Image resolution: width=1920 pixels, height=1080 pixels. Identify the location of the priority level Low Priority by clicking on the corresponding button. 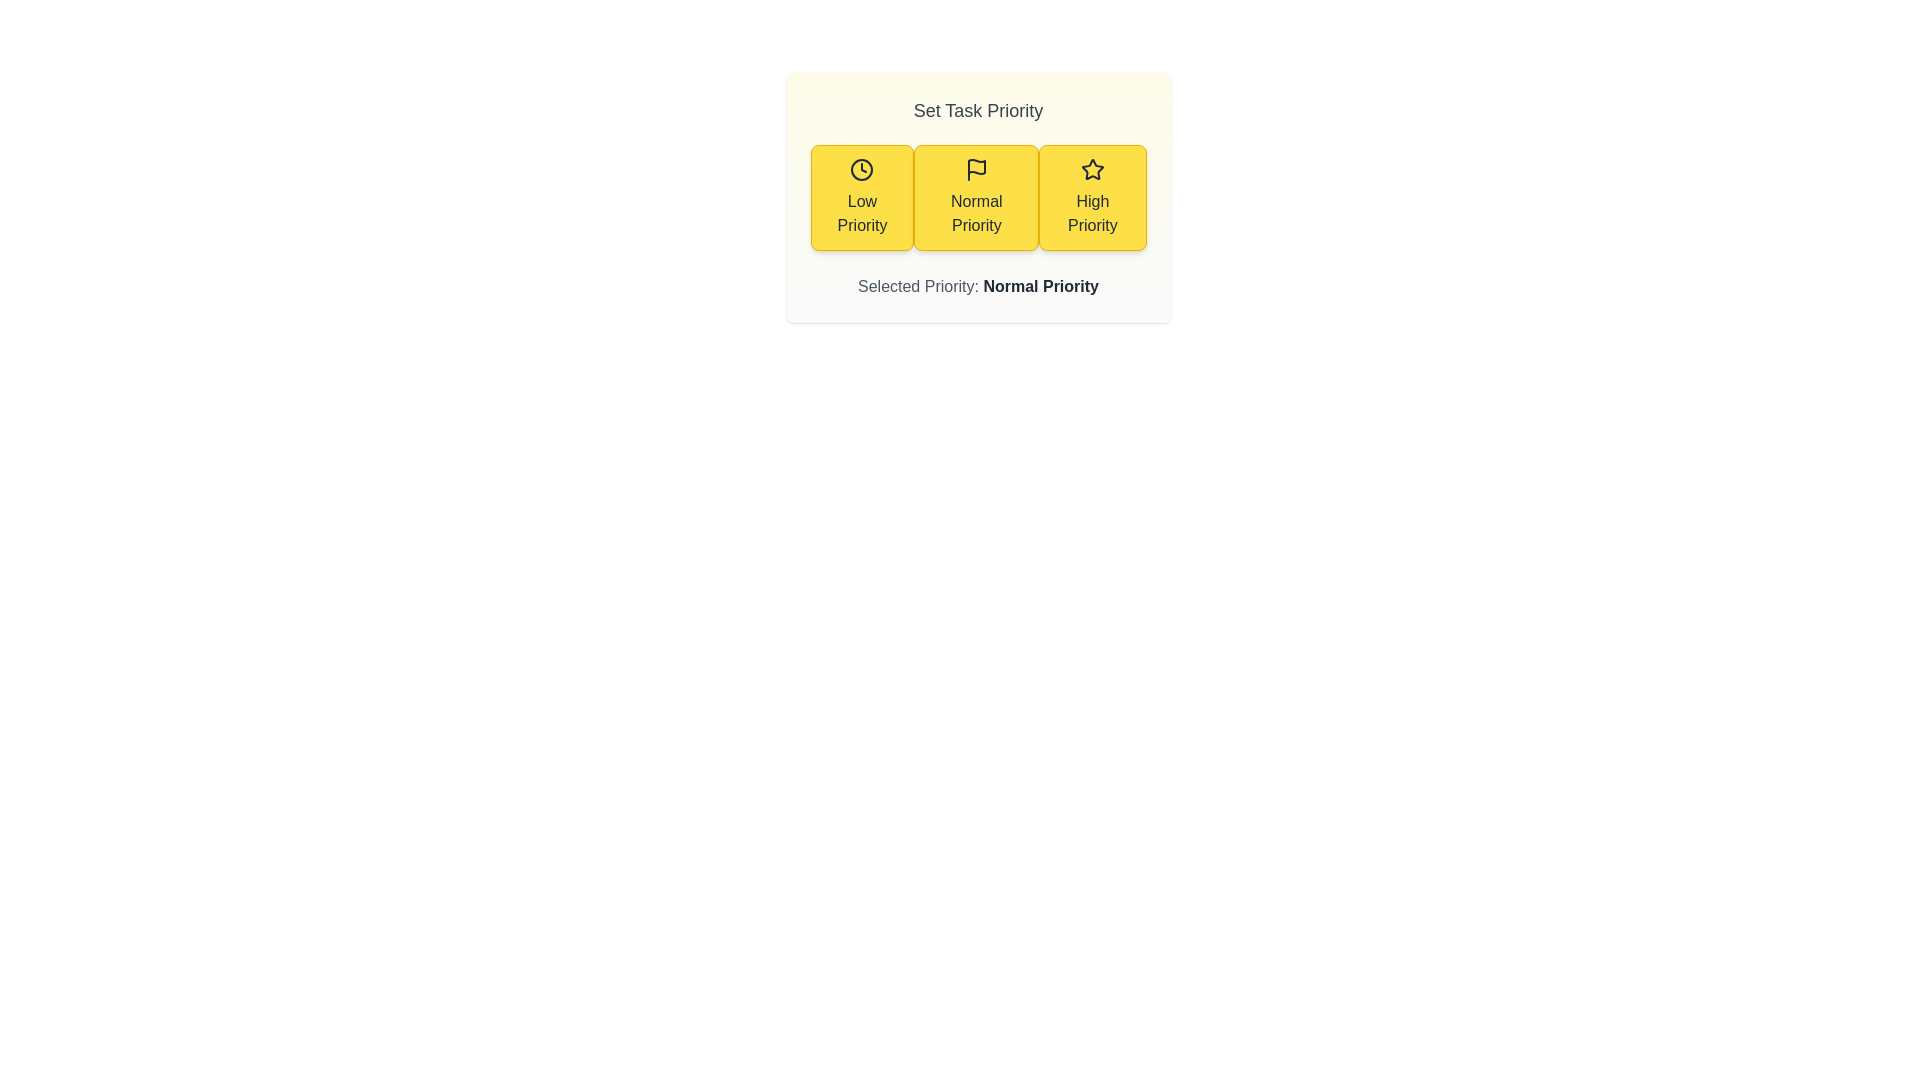
(862, 197).